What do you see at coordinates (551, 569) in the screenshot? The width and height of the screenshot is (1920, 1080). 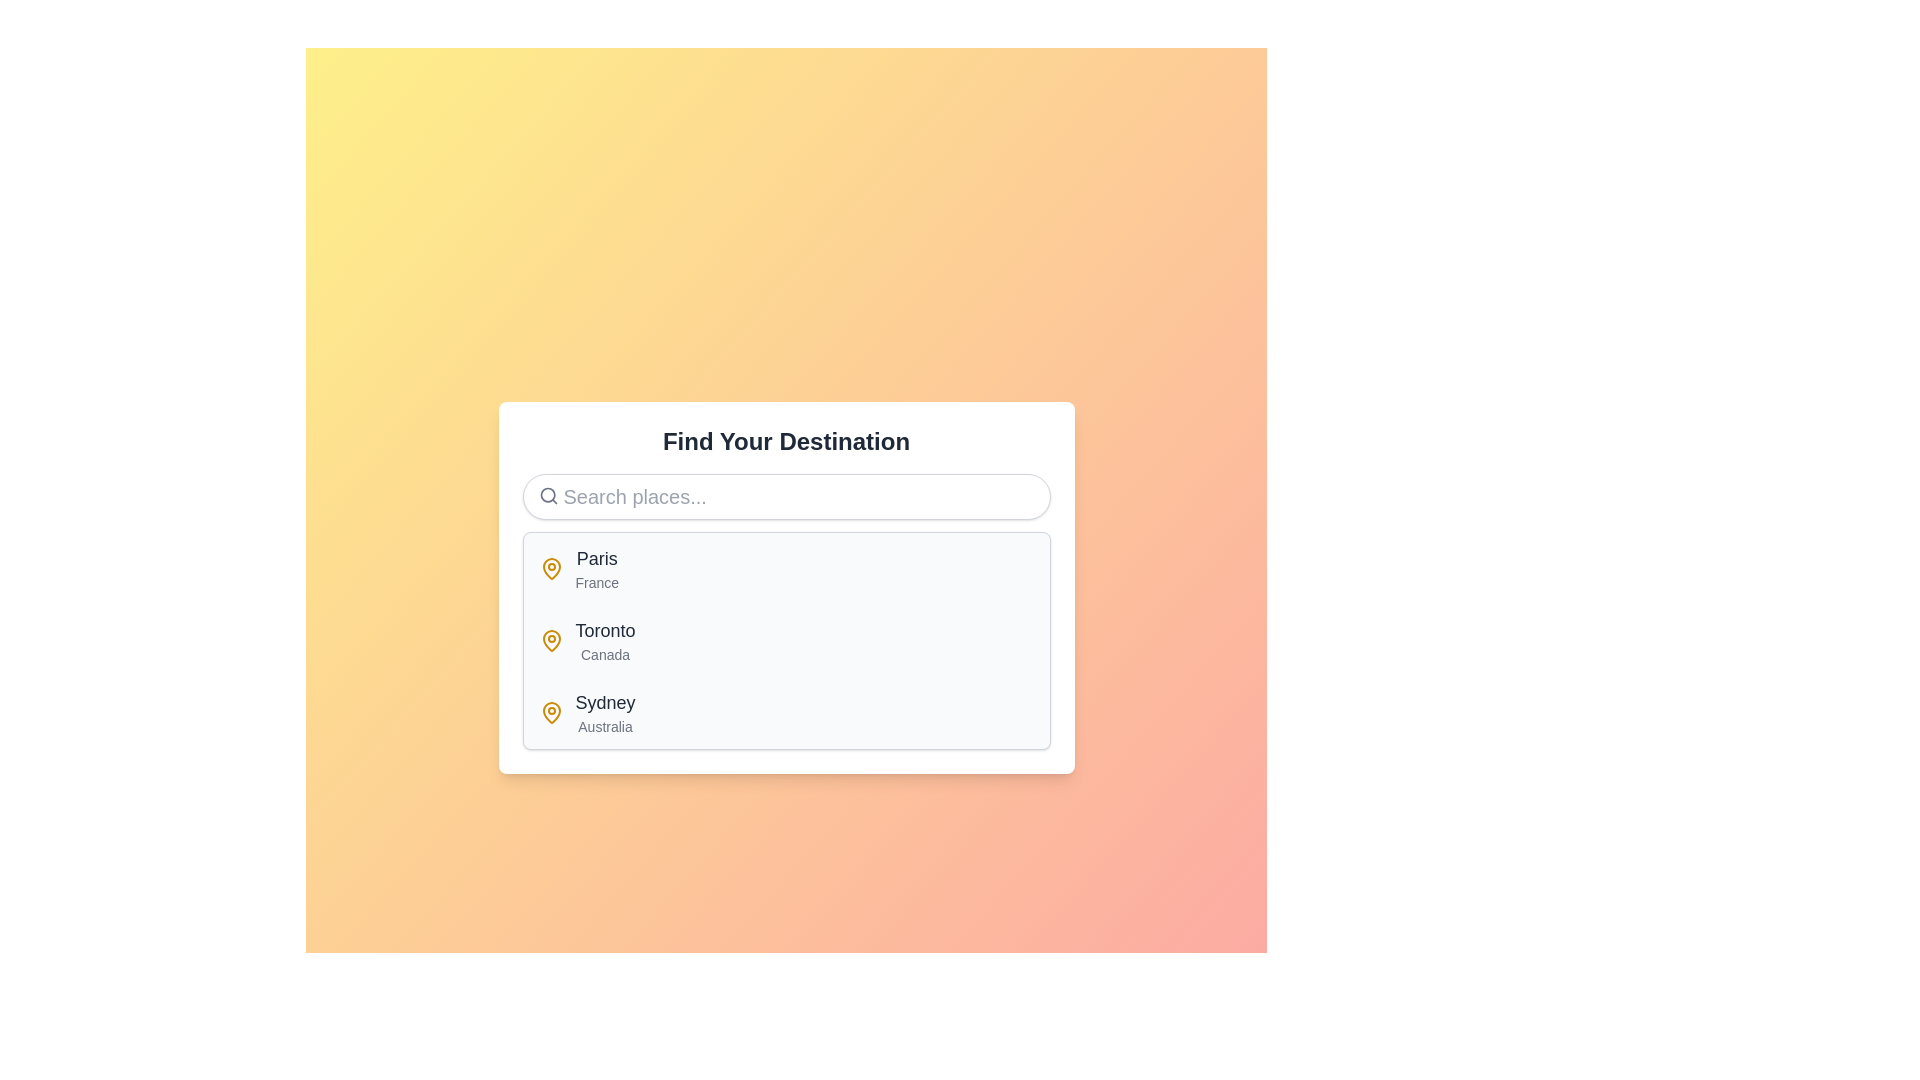 I see `the yellow map pin icon representing Paris, France, which is located in the topmost entry of the list` at bounding box center [551, 569].